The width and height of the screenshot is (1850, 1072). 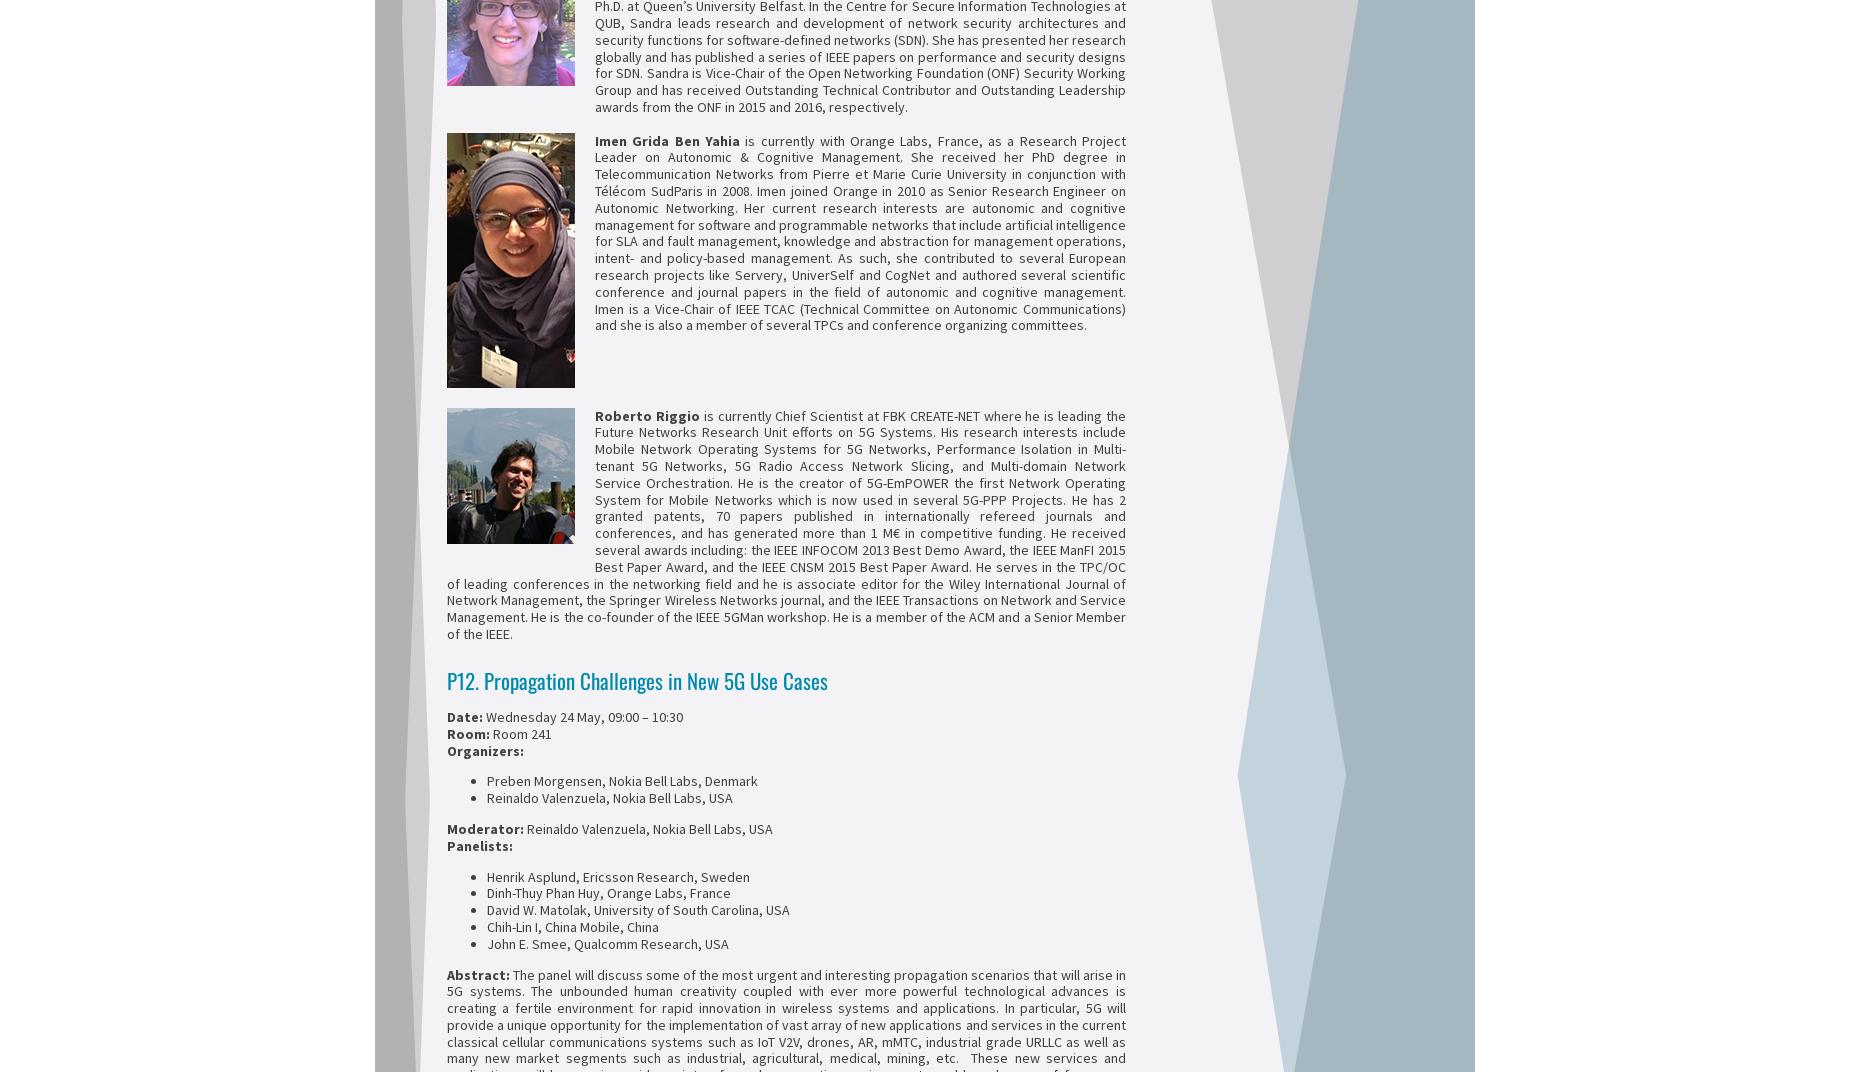 I want to click on 'John E. Smee, Qualcomm Research, USA', so click(x=607, y=942).